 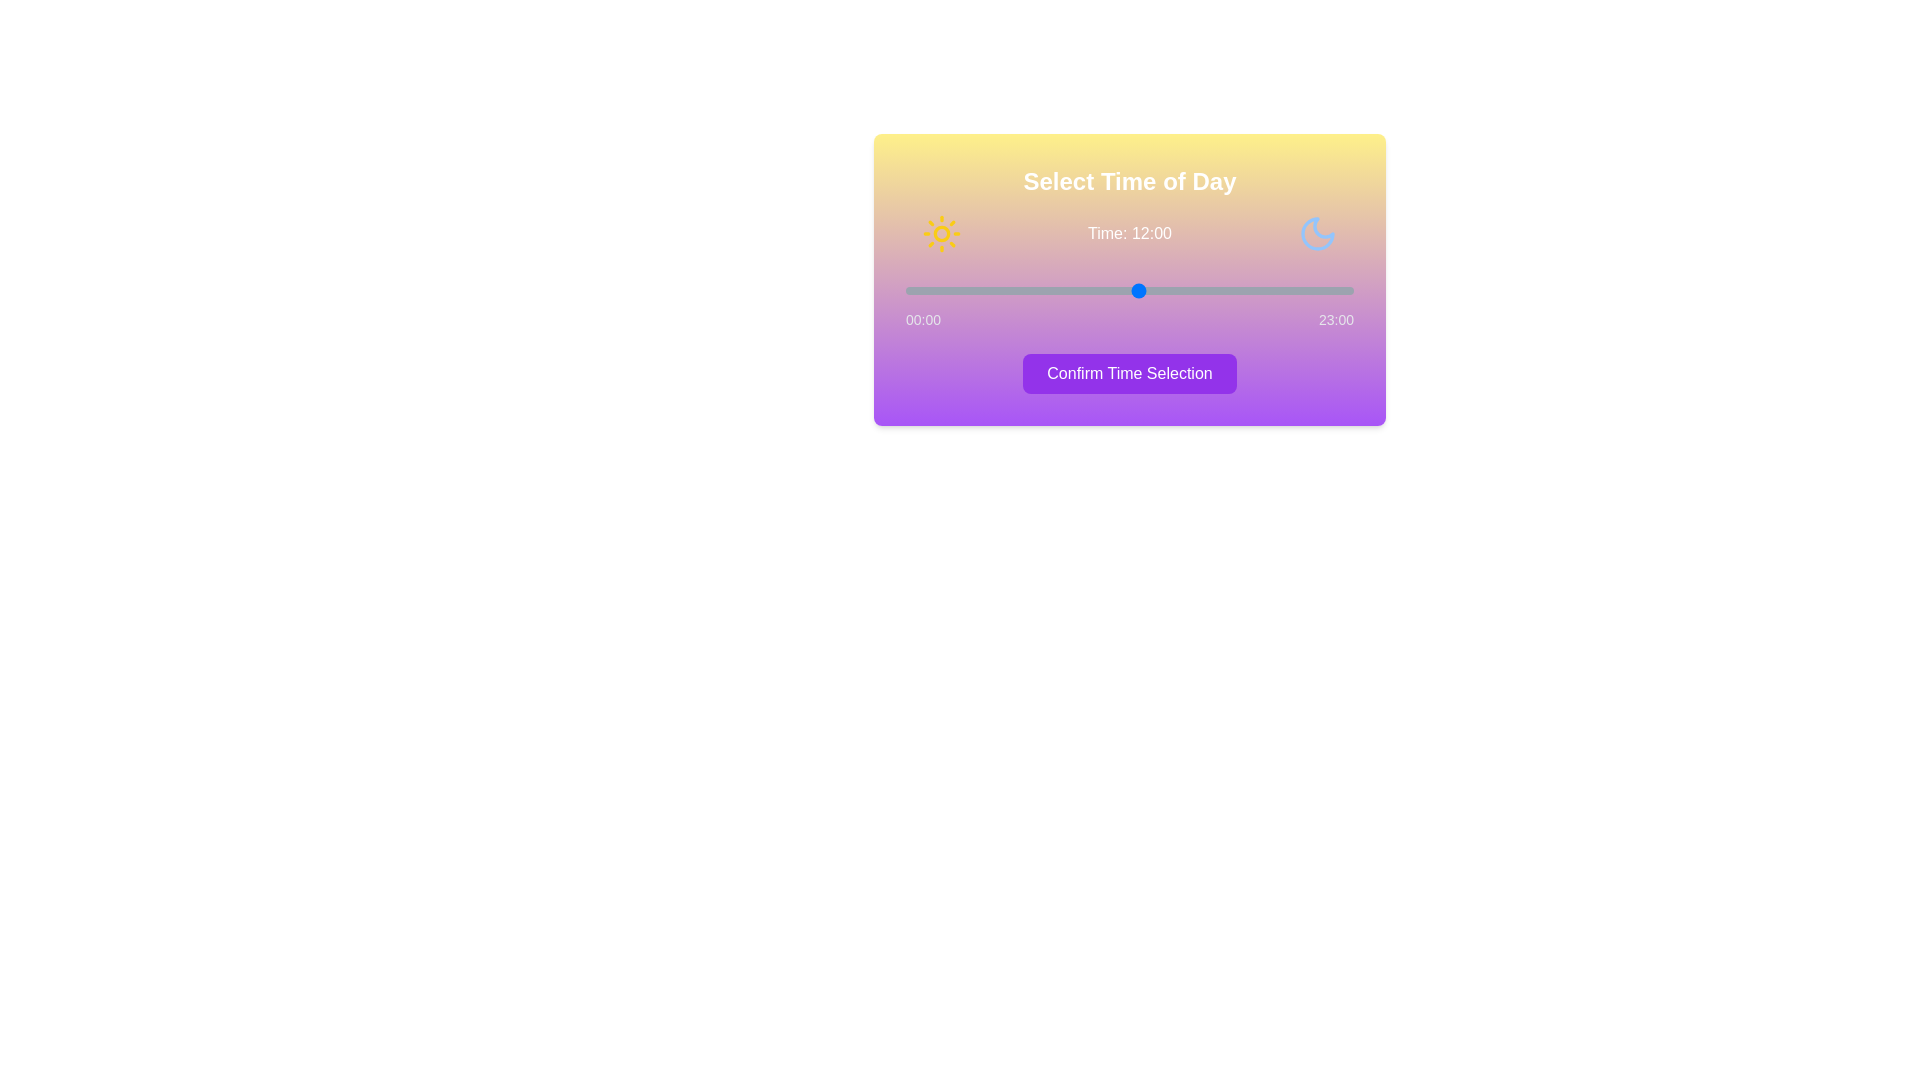 I want to click on the time to 8 hour(s) by interacting with the slider, so click(x=1060, y=290).